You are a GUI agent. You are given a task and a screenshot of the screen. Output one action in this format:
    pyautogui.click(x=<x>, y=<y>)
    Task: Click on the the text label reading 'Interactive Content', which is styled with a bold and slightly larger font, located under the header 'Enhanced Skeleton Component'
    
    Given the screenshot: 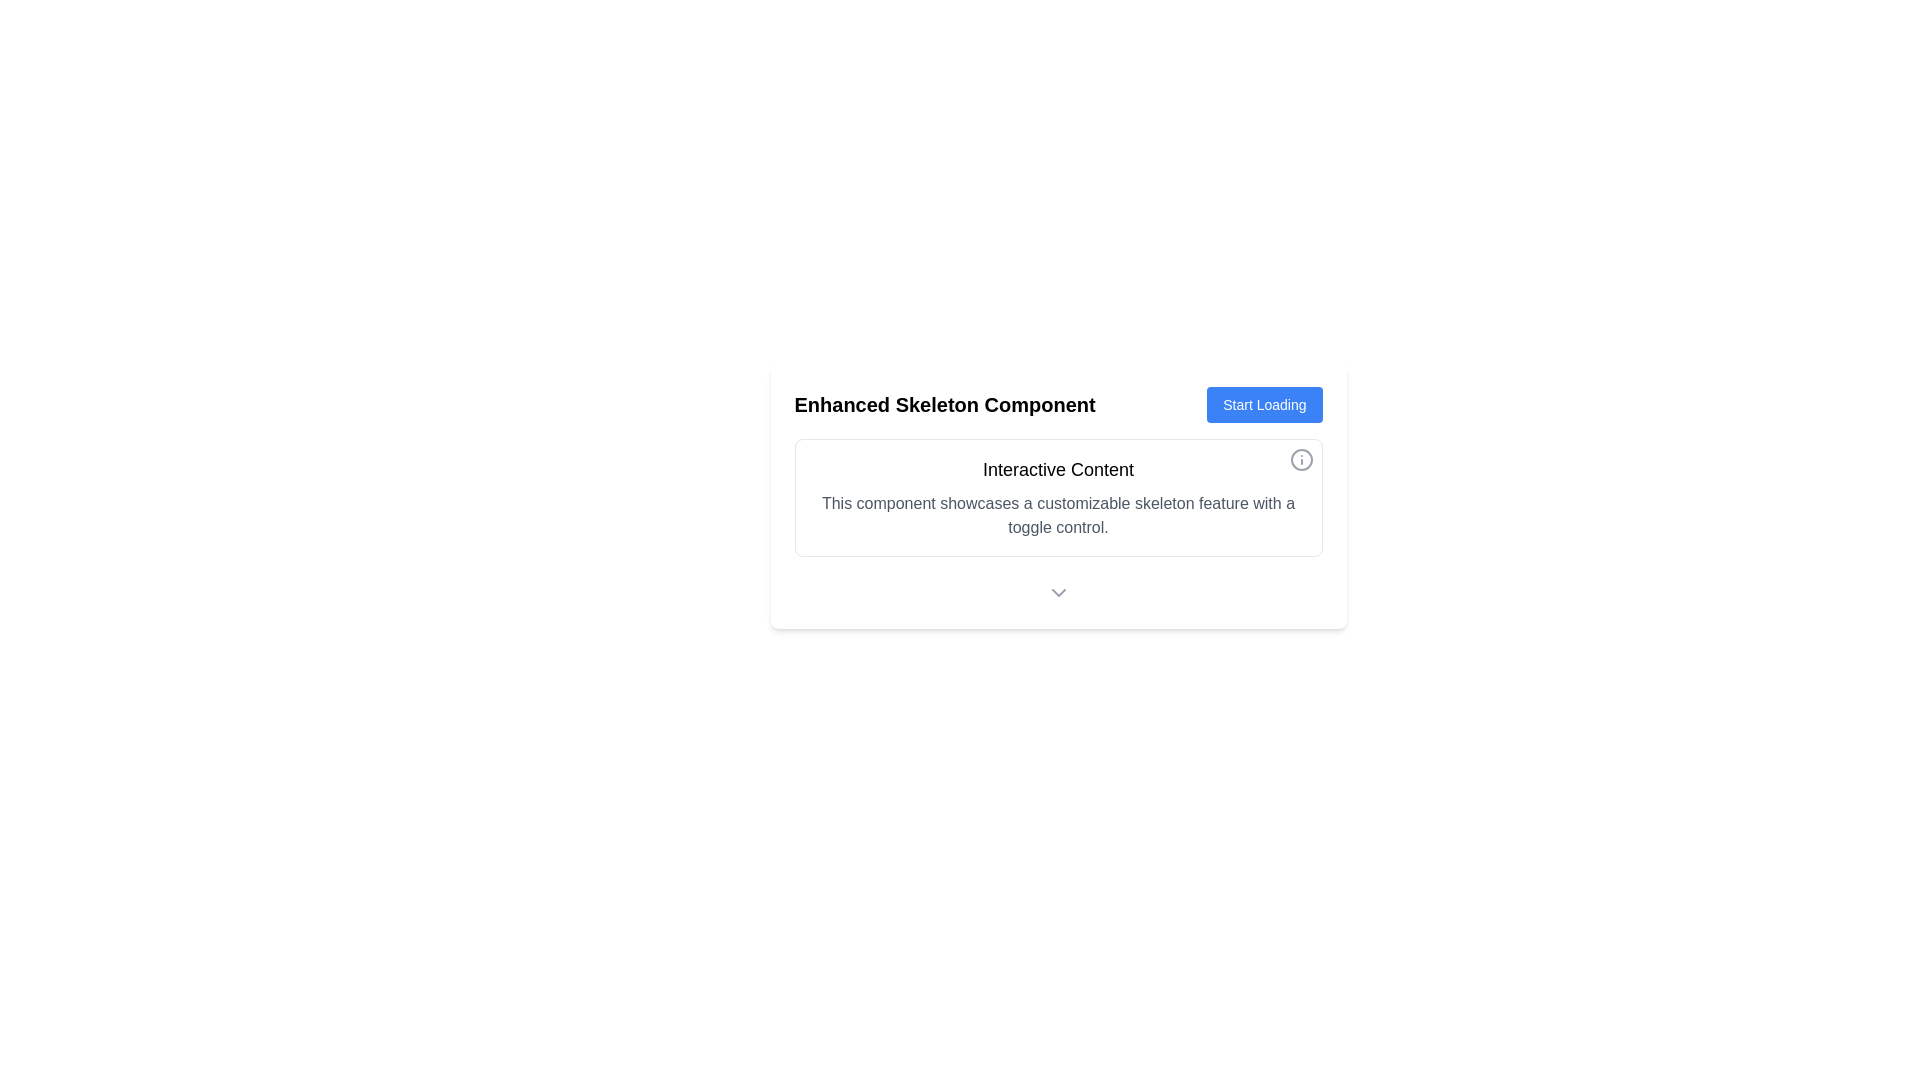 What is the action you would take?
    pyautogui.click(x=1057, y=470)
    